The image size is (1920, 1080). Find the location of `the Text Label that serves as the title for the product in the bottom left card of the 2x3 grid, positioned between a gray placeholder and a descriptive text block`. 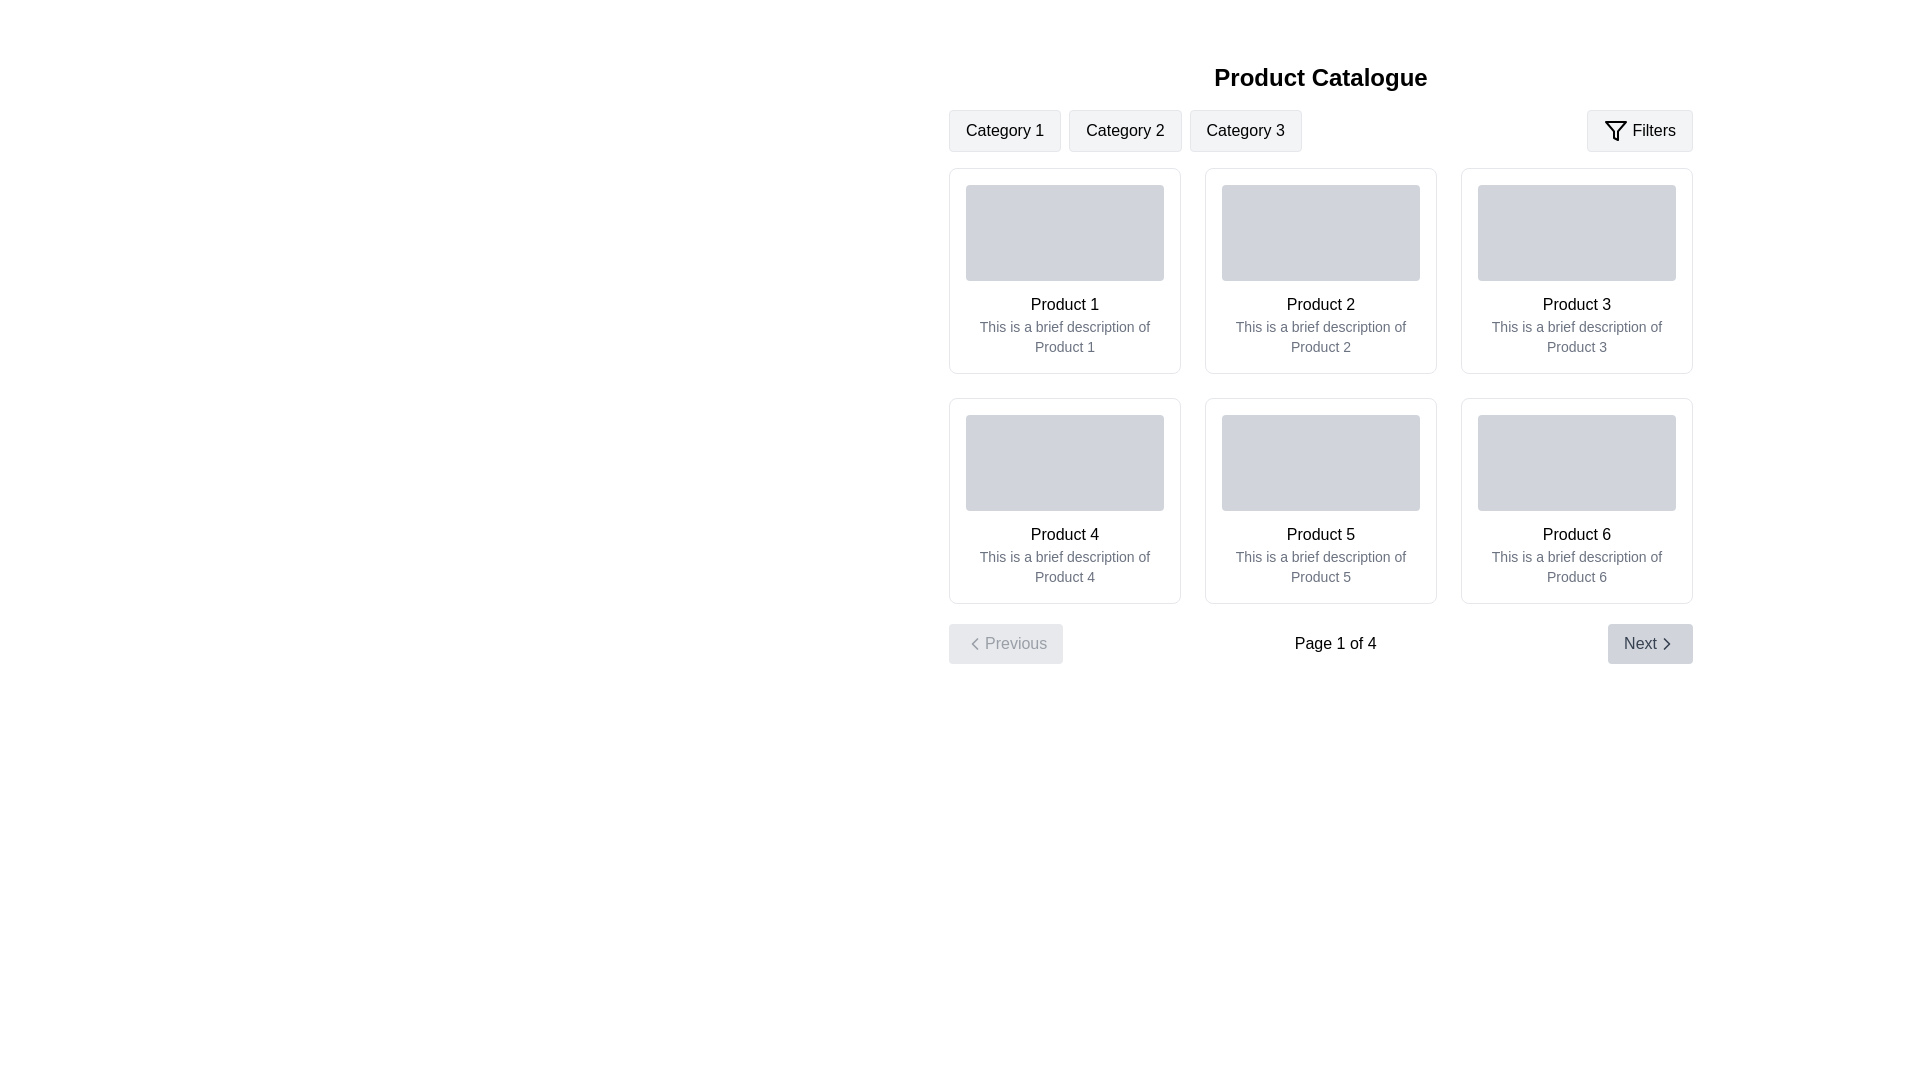

the Text Label that serves as the title for the product in the bottom left card of the 2x3 grid, positioned between a gray placeholder and a descriptive text block is located at coordinates (1064, 534).